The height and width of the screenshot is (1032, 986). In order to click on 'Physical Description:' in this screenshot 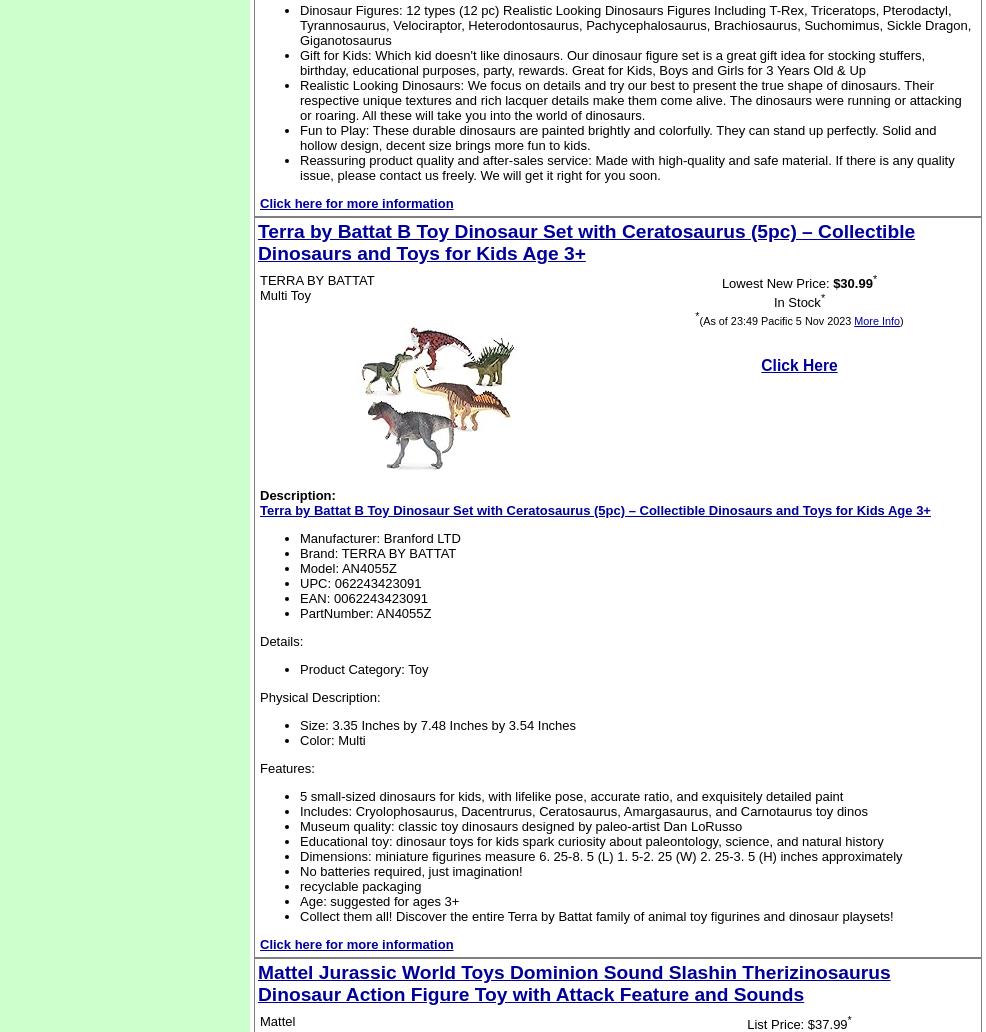, I will do `click(319, 696)`.